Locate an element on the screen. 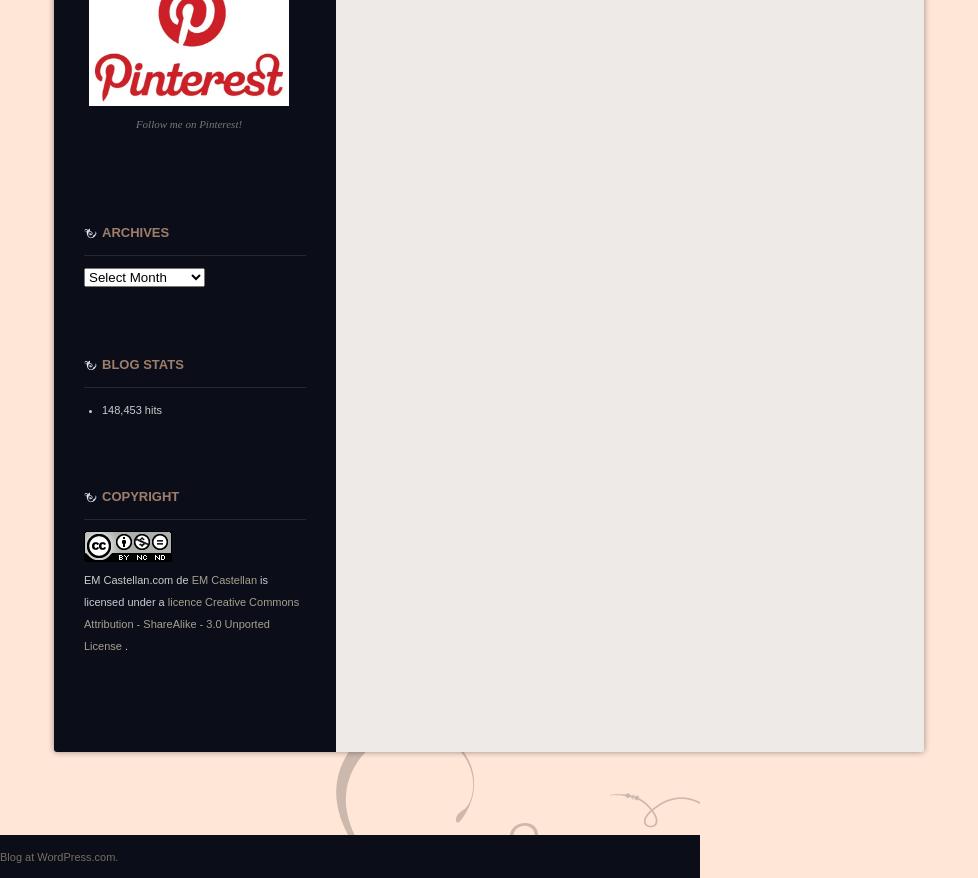  '.' is located at coordinates (125, 645).